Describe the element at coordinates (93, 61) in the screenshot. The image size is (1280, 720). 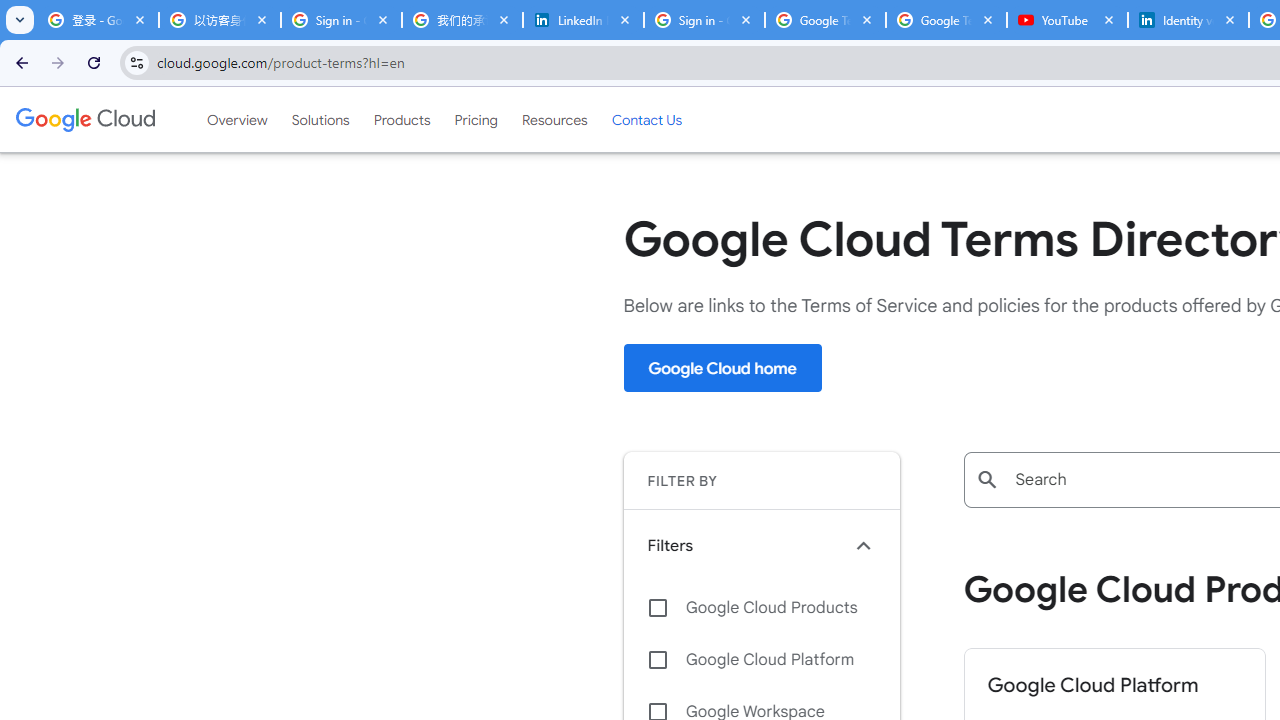
I see `'Reload'` at that location.